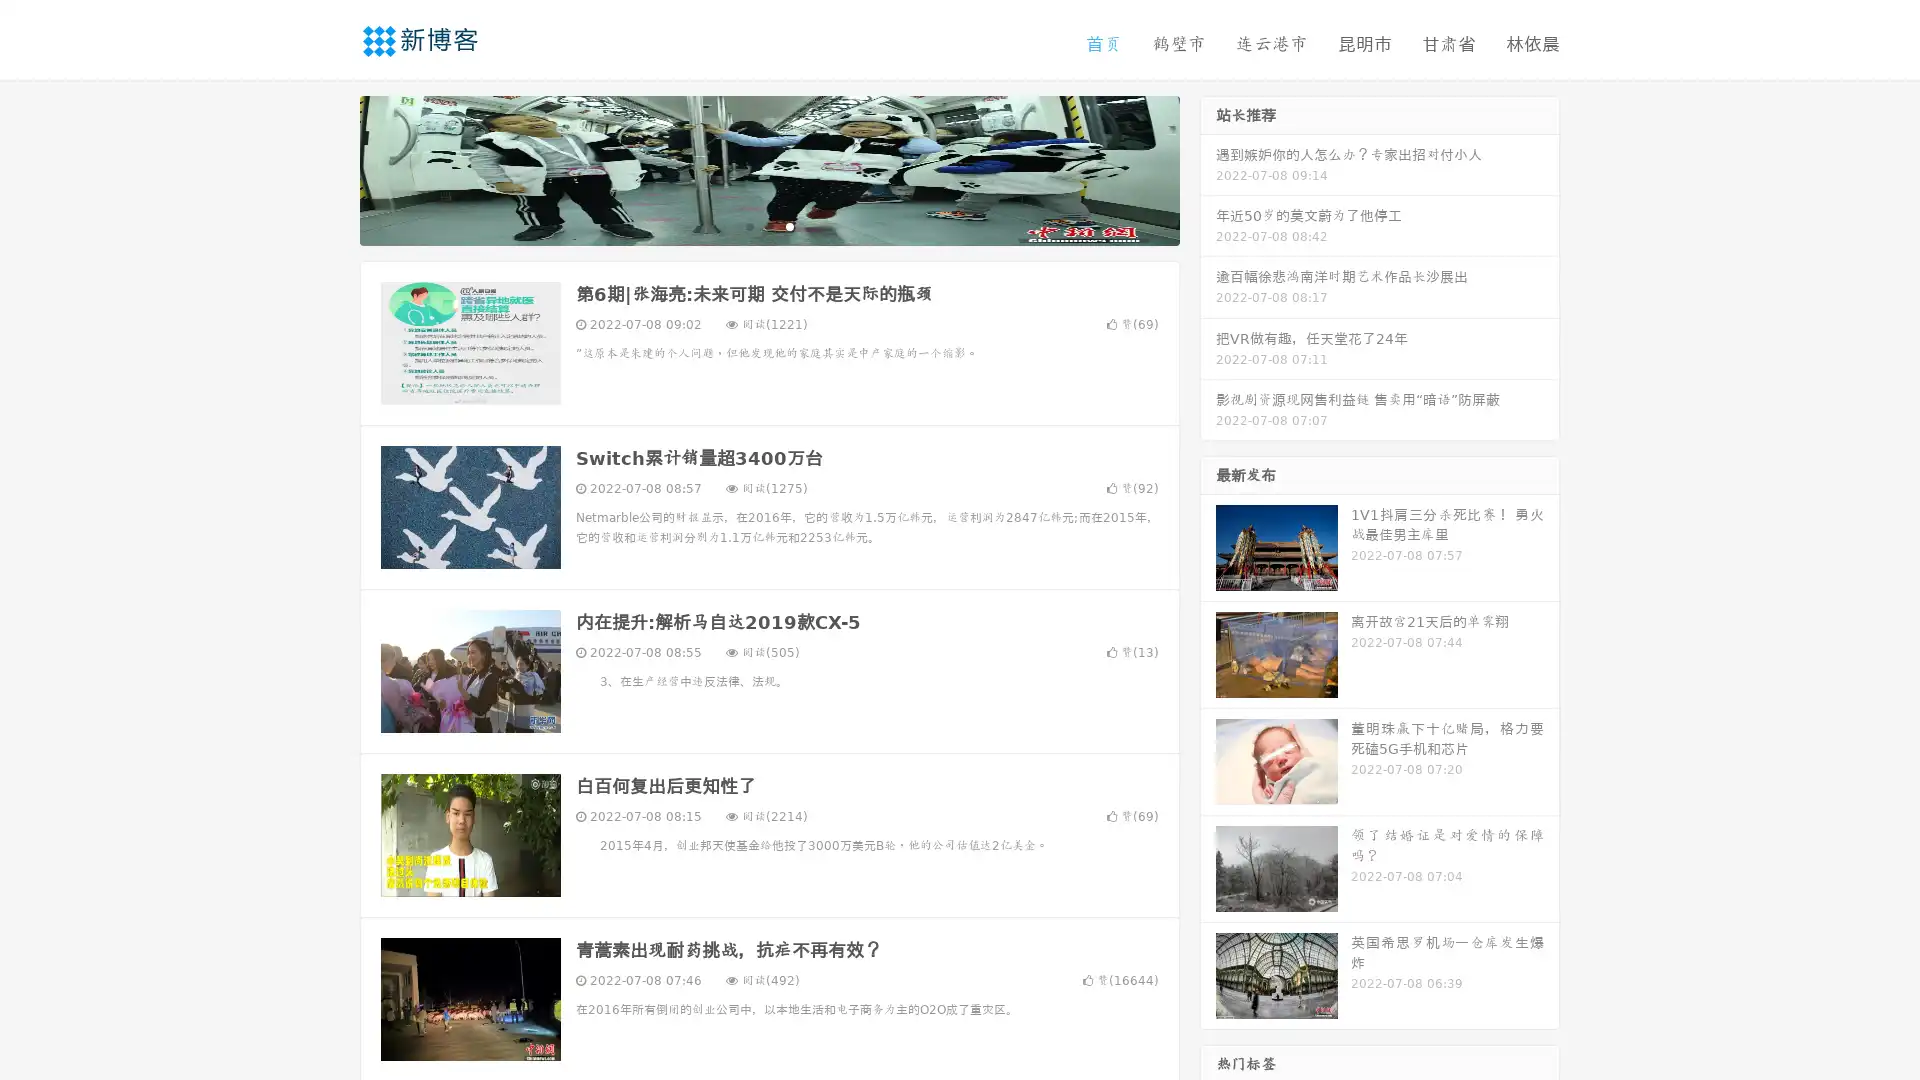 The width and height of the screenshot is (1920, 1080). What do you see at coordinates (1208, 168) in the screenshot?
I see `Next slide` at bounding box center [1208, 168].